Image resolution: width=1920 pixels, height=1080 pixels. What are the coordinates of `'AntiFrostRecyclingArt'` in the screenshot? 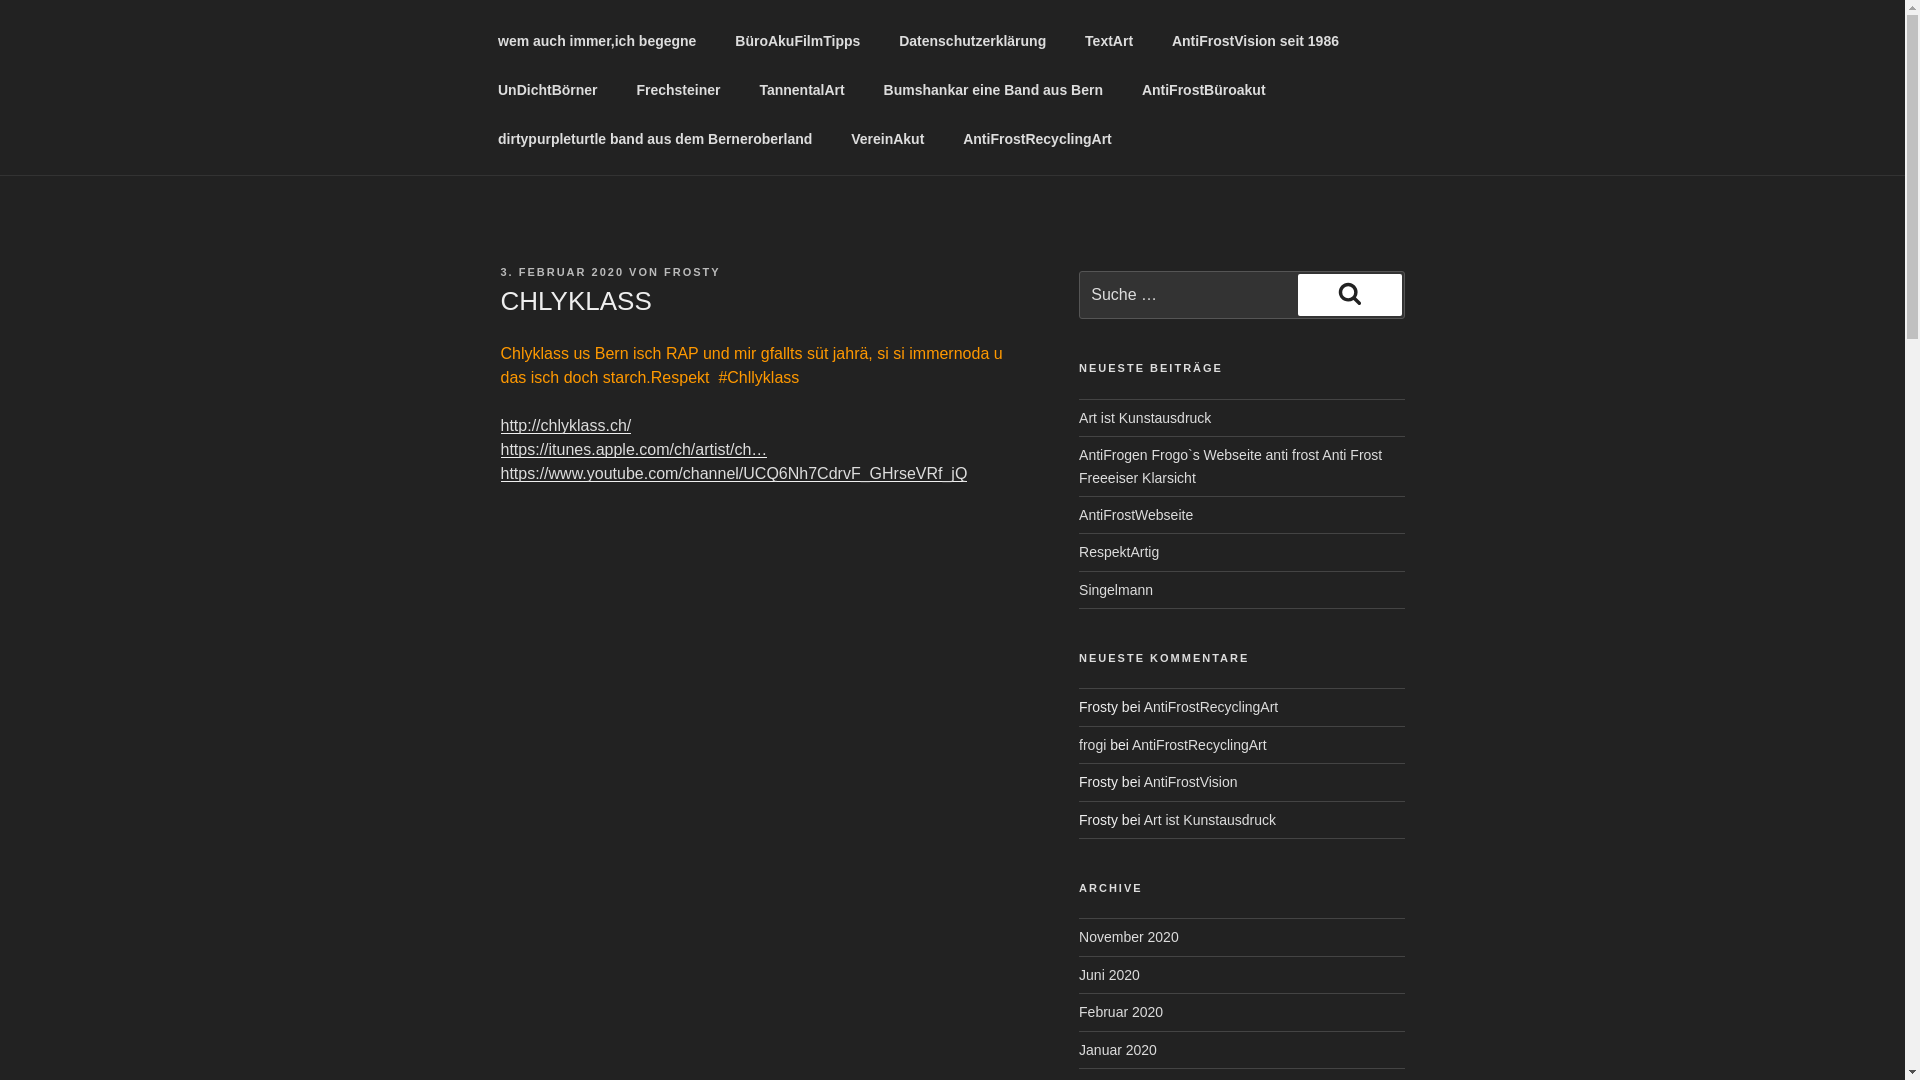 It's located at (1210, 705).